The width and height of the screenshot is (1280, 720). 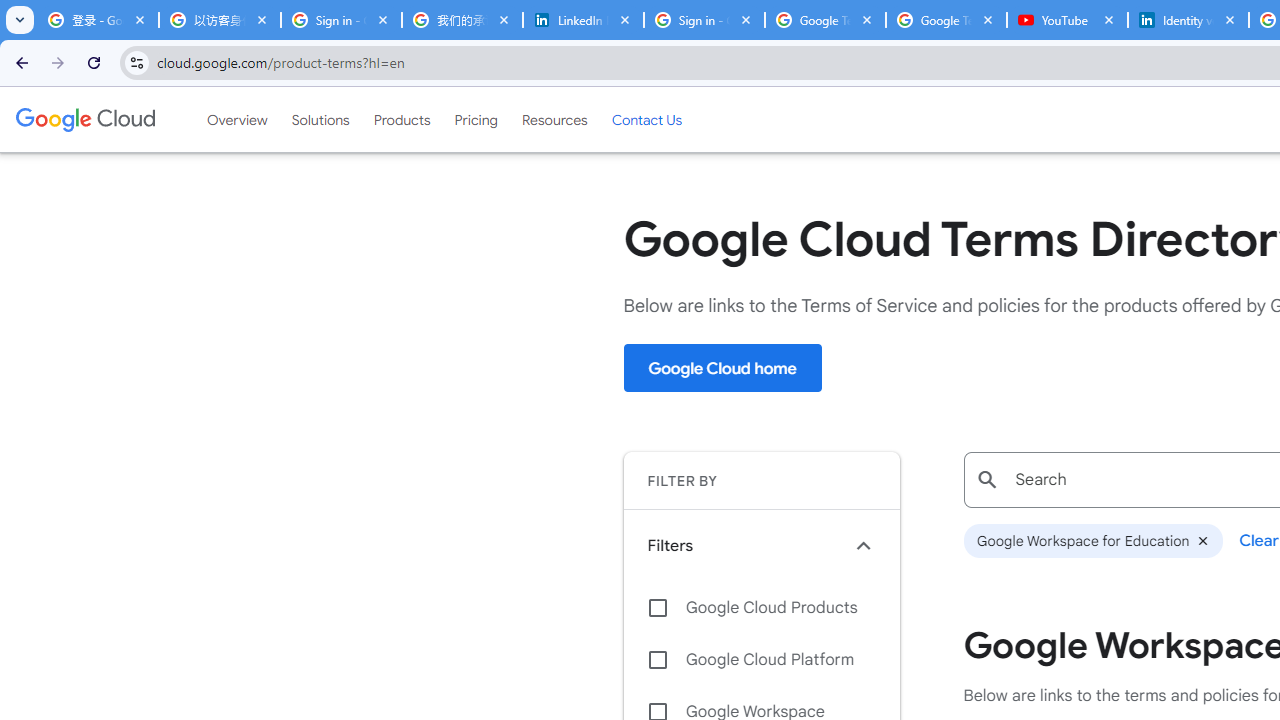 What do you see at coordinates (320, 119) in the screenshot?
I see `'Solutions'` at bounding box center [320, 119].